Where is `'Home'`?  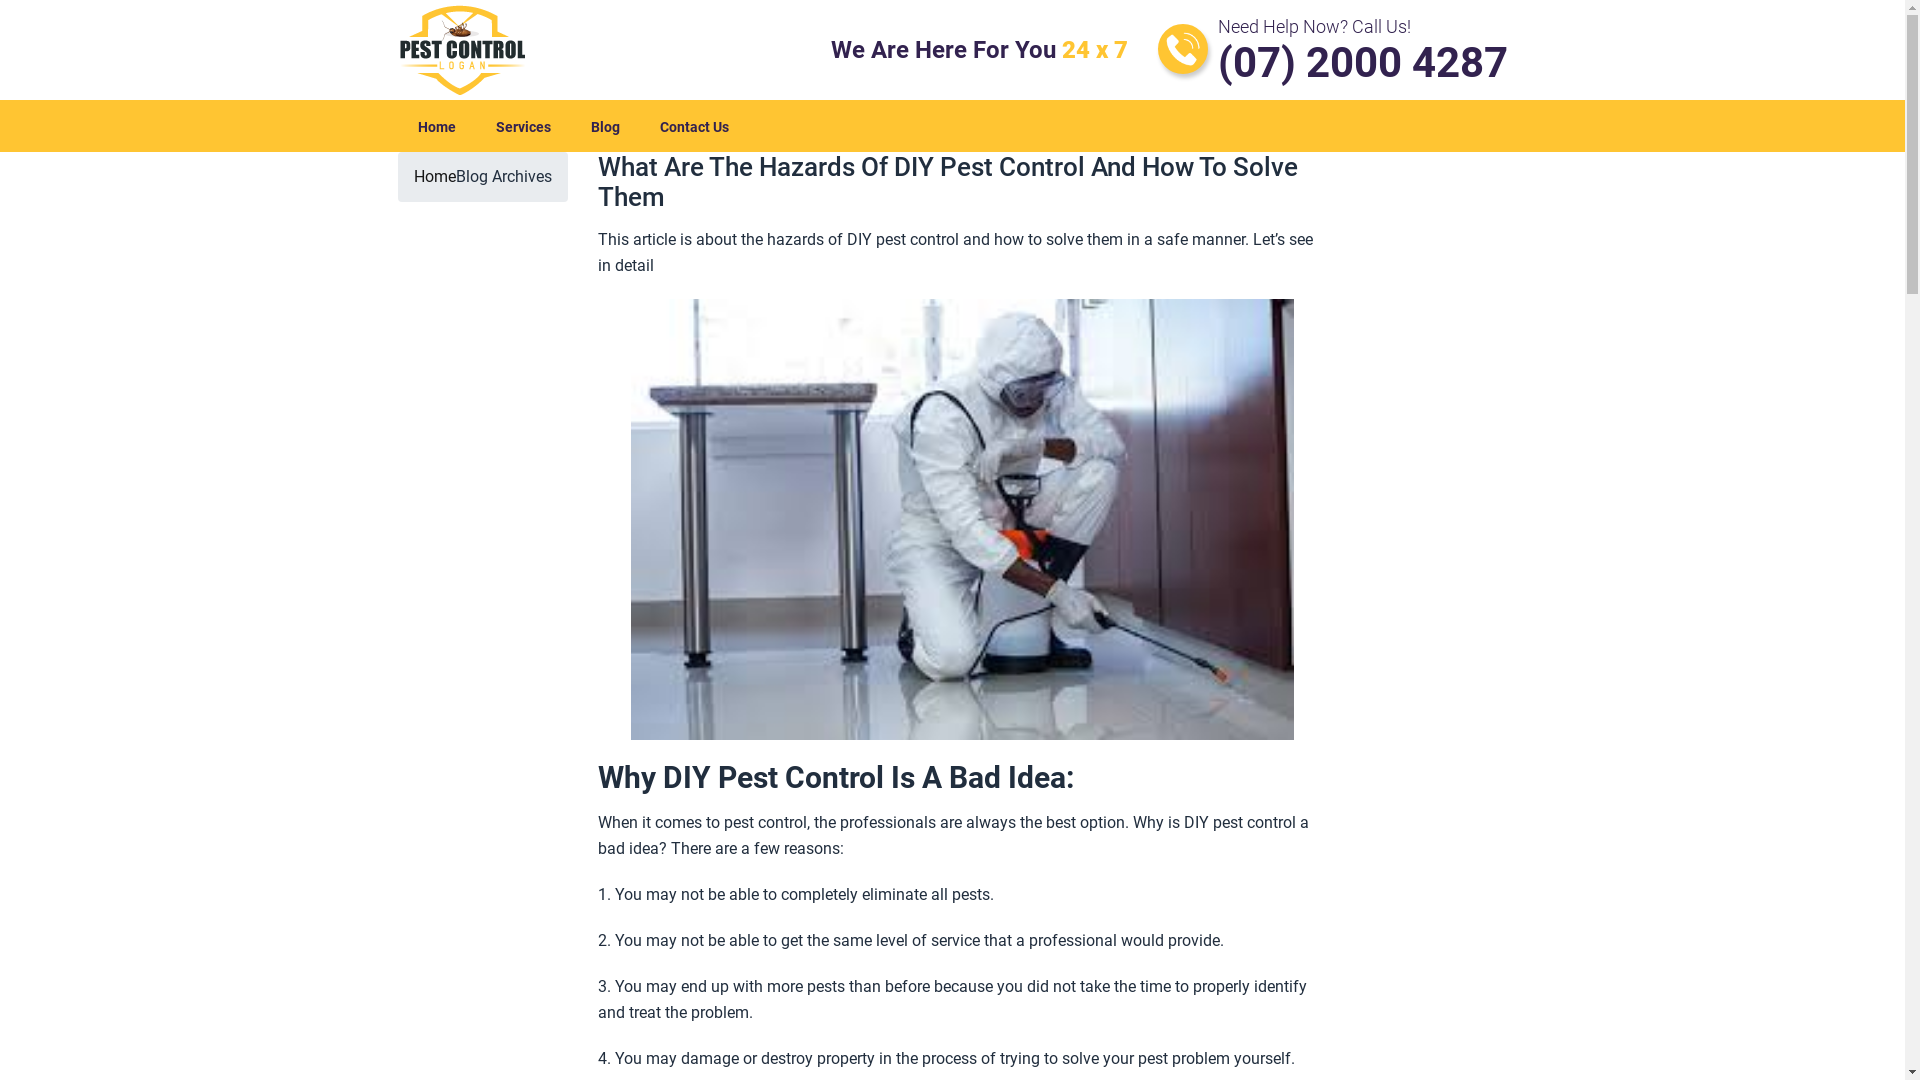
'Home' is located at coordinates (434, 175).